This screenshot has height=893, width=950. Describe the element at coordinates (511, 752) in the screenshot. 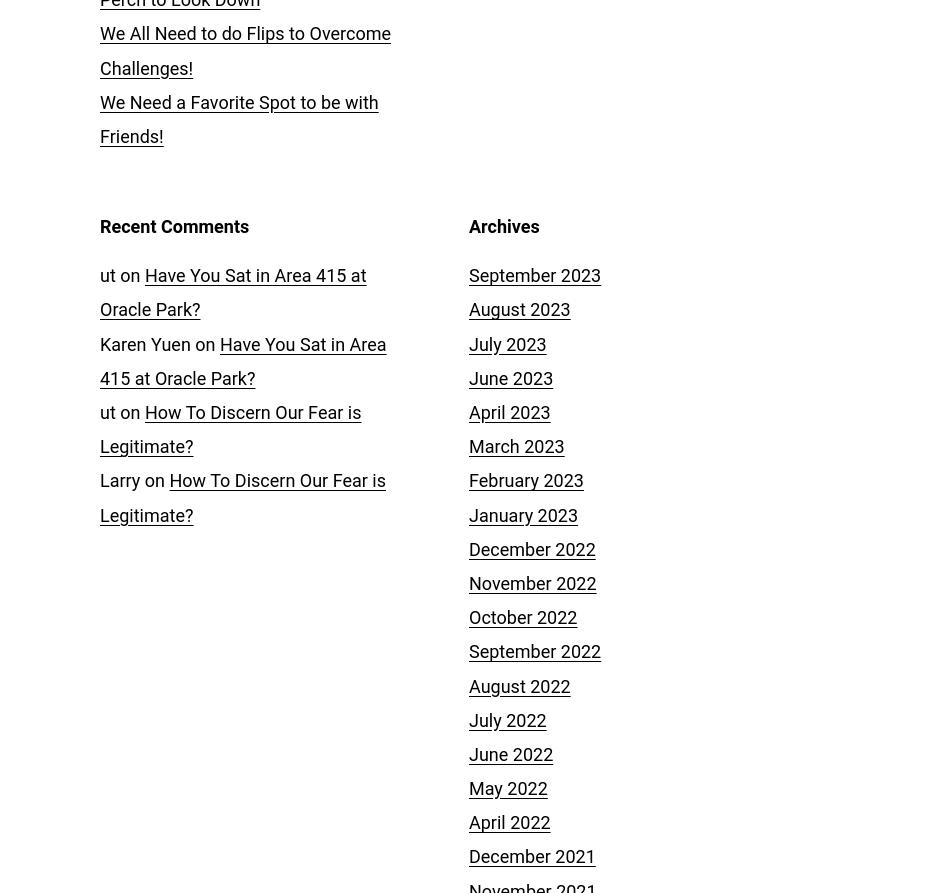

I see `'June 2022'` at that location.